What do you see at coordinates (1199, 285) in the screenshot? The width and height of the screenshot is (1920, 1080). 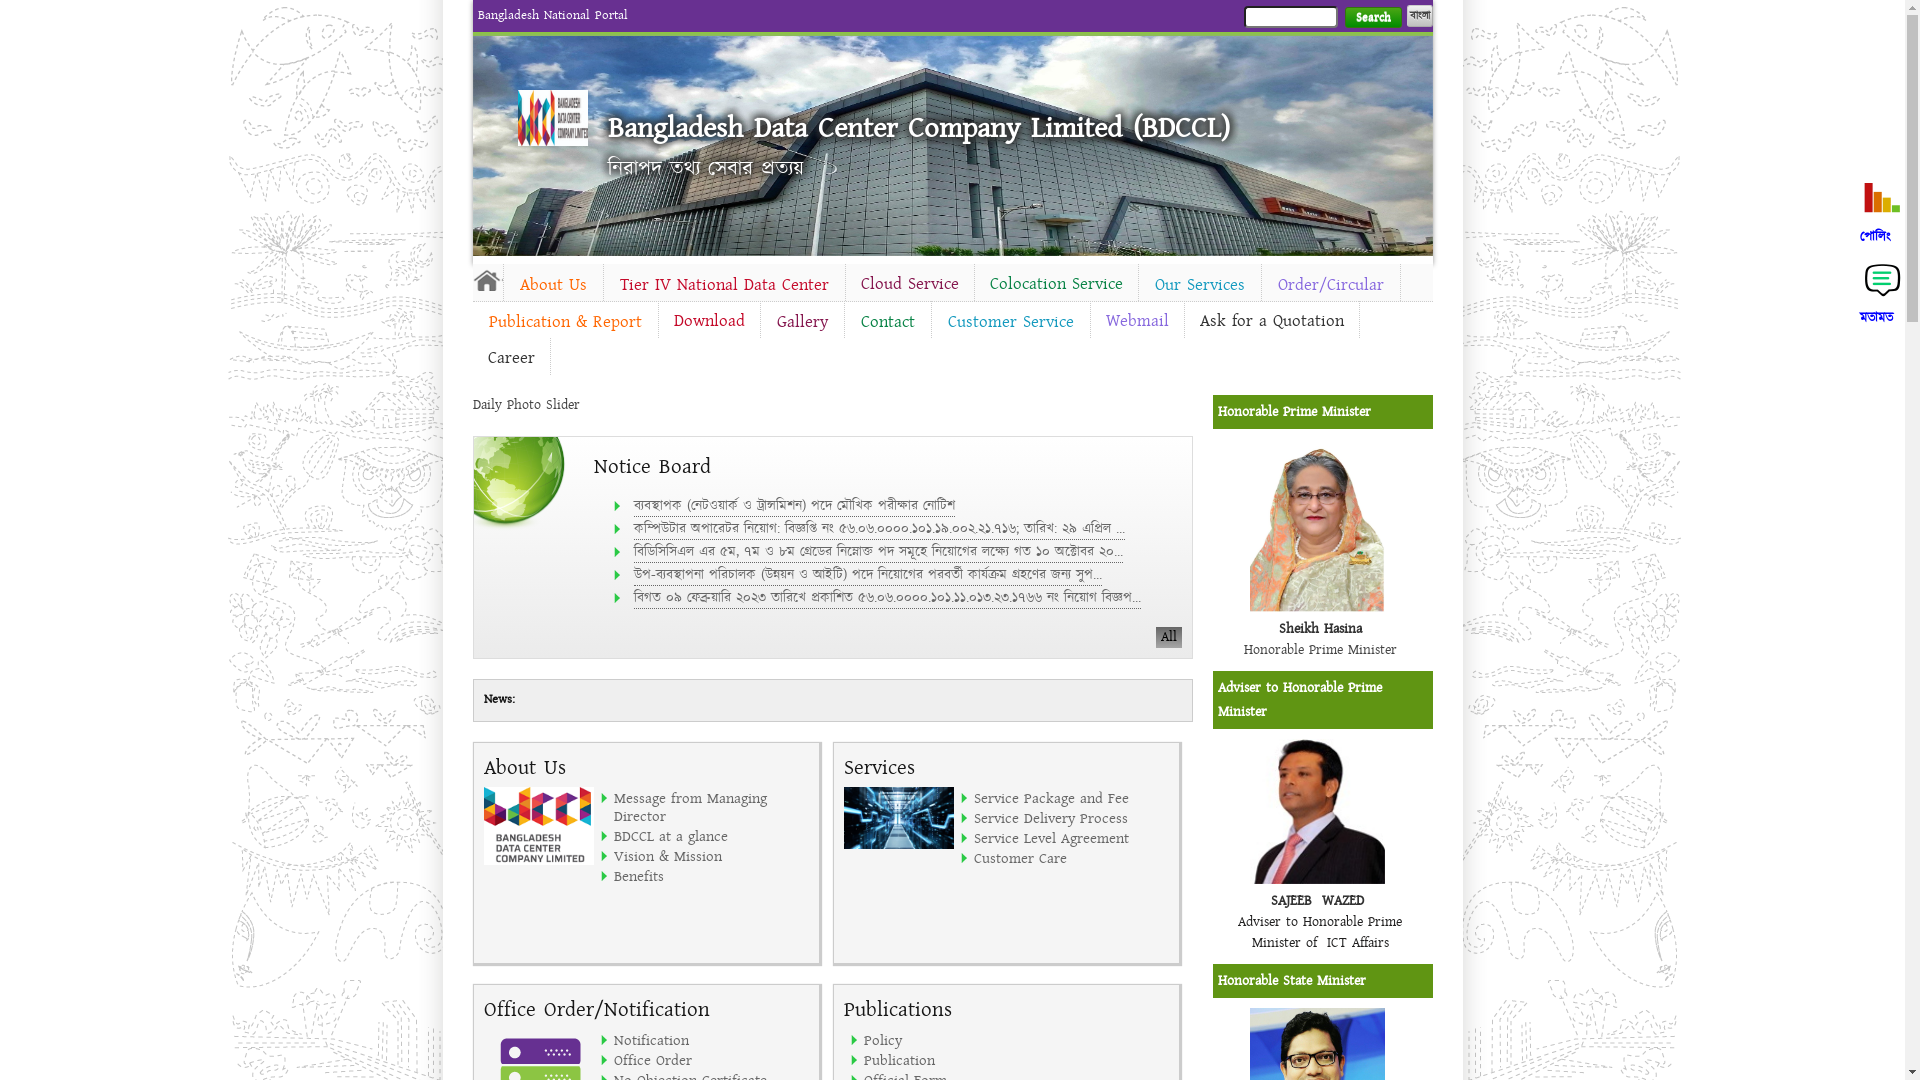 I see `'Our Services'` at bounding box center [1199, 285].